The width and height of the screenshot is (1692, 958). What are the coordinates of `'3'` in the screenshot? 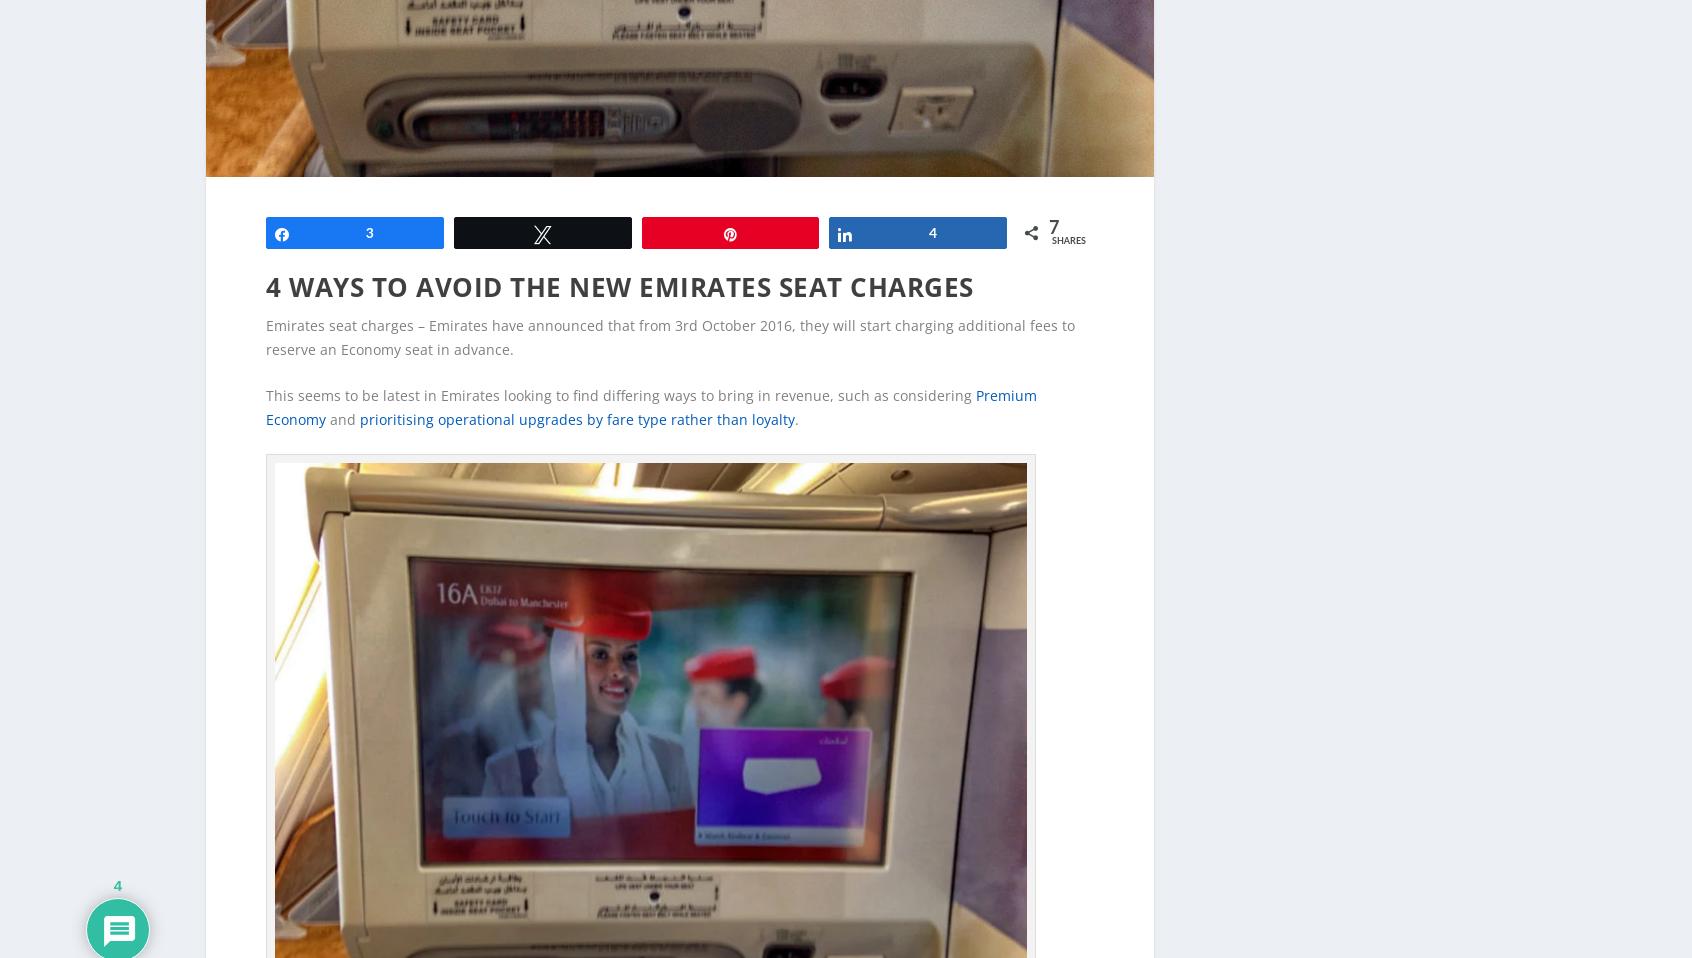 It's located at (369, 199).